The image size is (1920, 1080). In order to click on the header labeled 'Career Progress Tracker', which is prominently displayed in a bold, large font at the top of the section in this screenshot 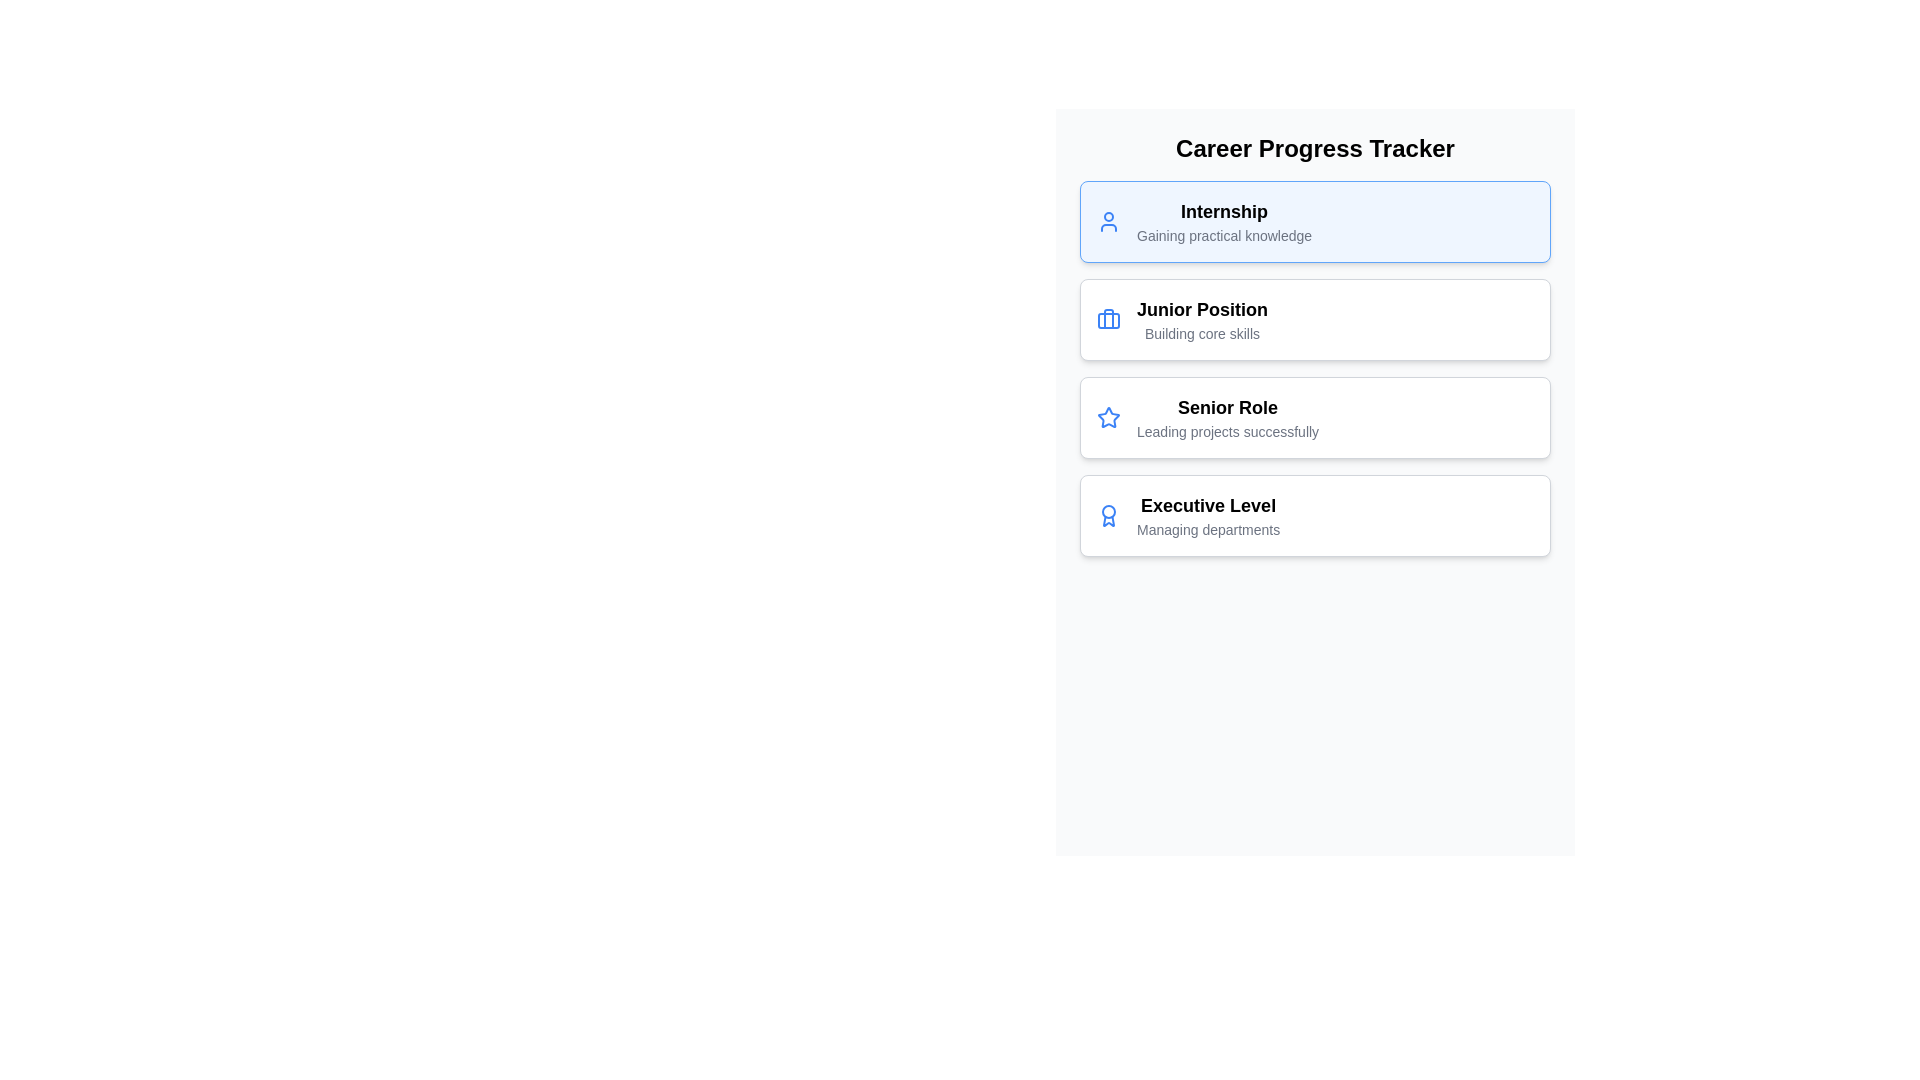, I will do `click(1315, 148)`.